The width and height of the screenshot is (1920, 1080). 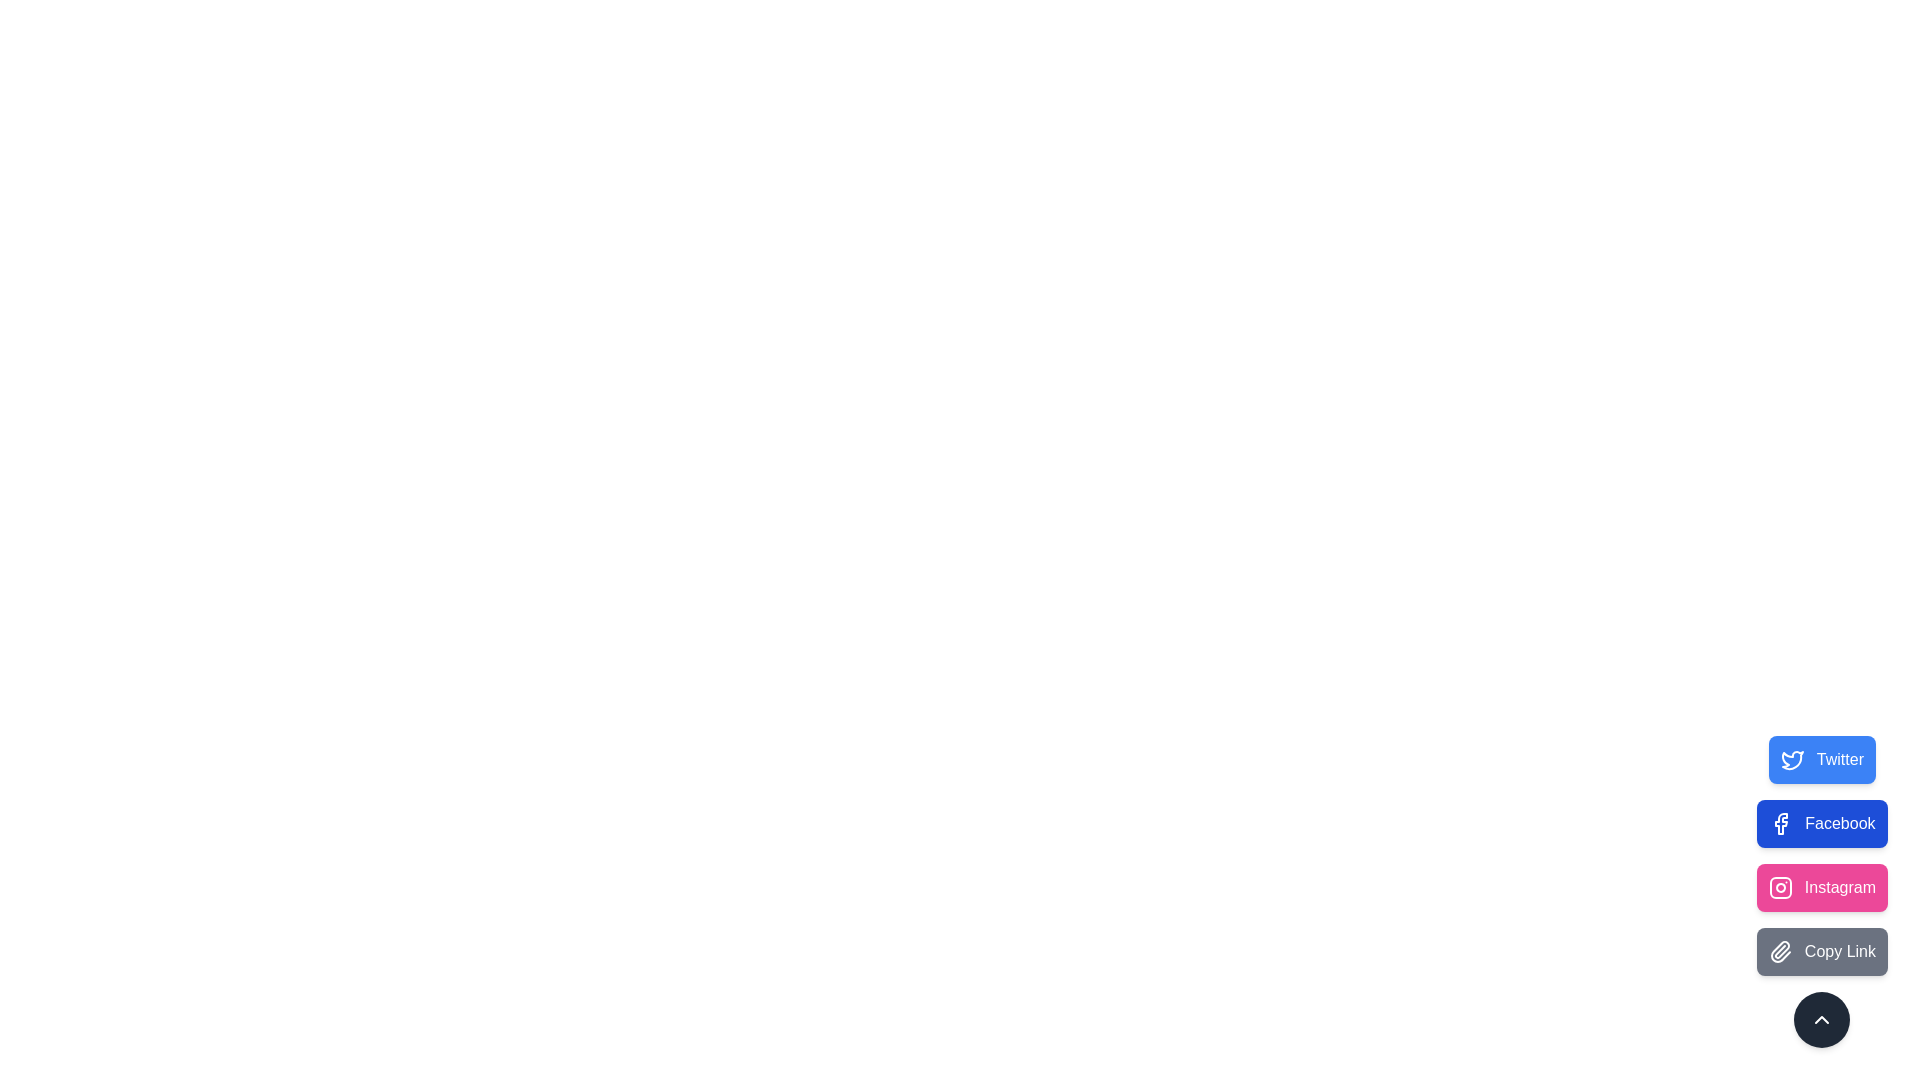 What do you see at coordinates (1822, 759) in the screenshot?
I see `the Twitter button to perform the corresponding action` at bounding box center [1822, 759].